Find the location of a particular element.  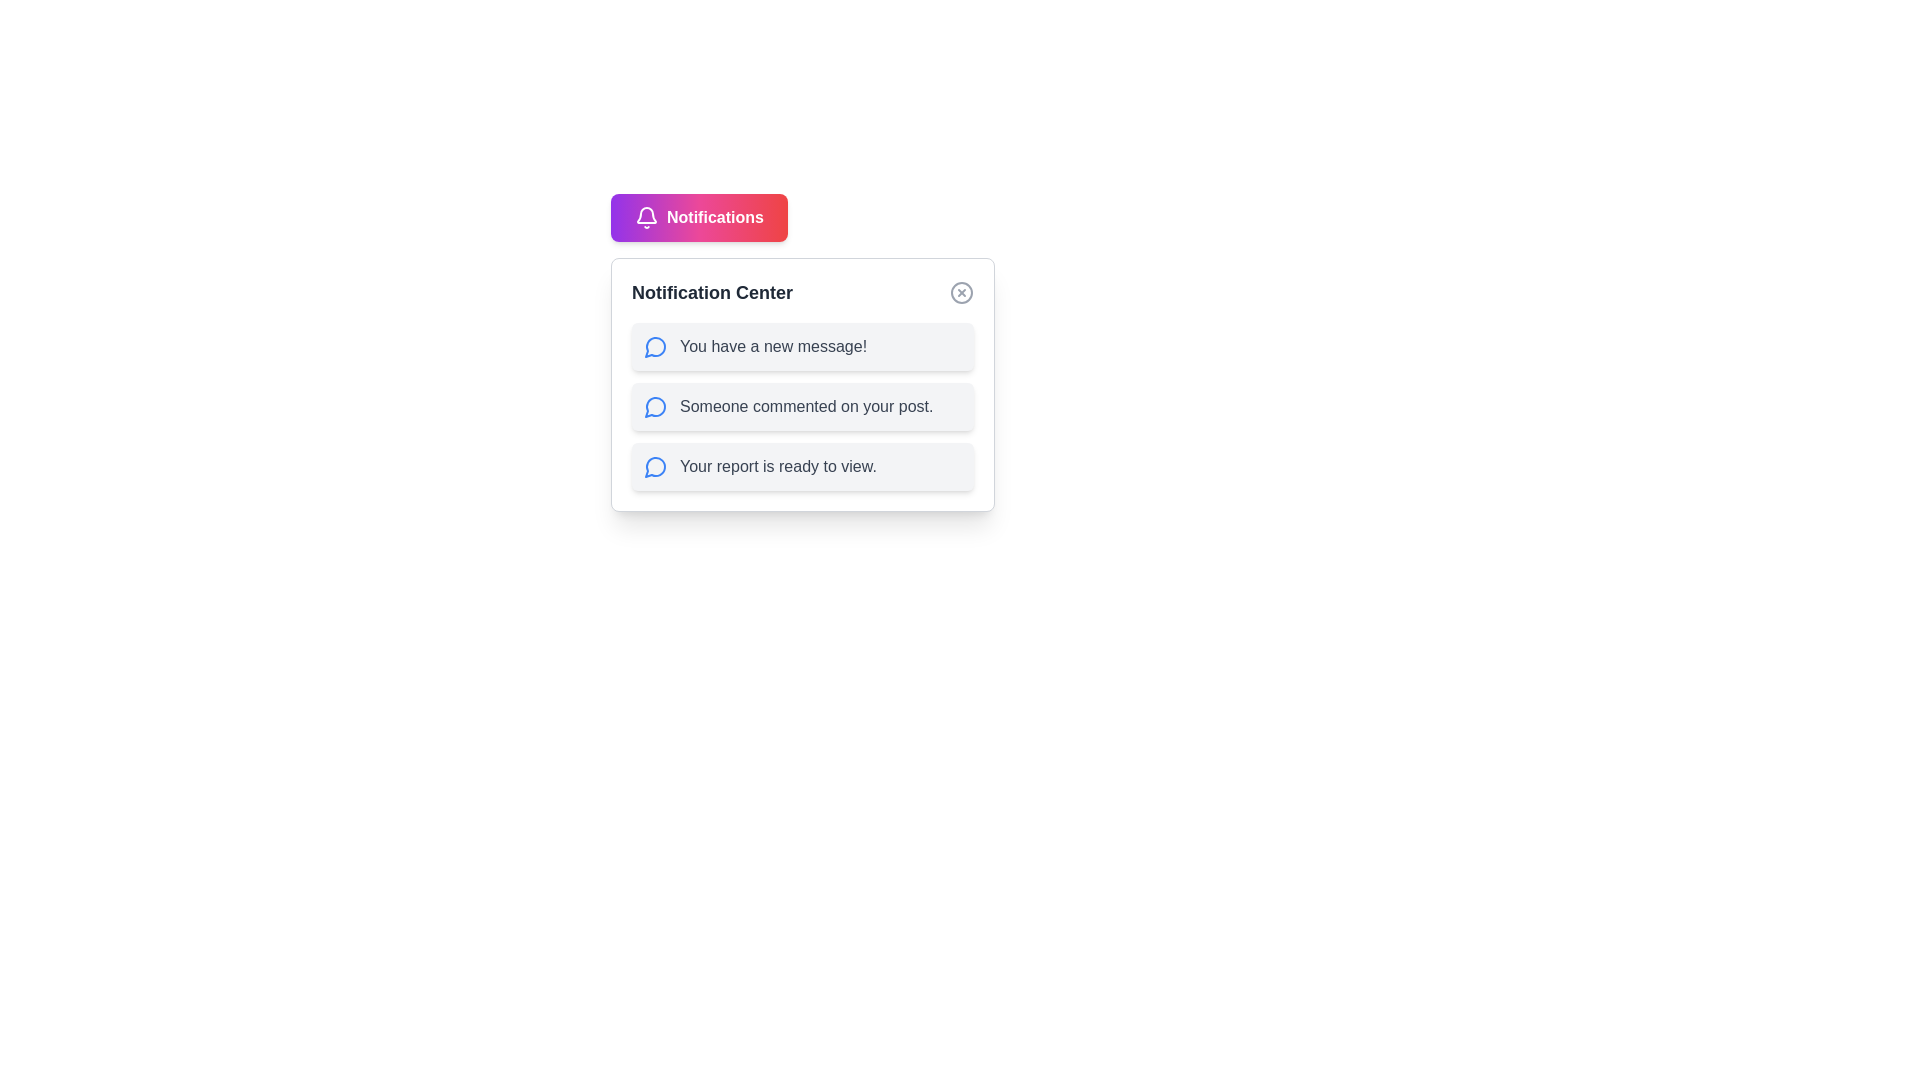

text content of the first notification item in the notification center modal, located below the 'Notification Center' header is located at coordinates (802, 346).